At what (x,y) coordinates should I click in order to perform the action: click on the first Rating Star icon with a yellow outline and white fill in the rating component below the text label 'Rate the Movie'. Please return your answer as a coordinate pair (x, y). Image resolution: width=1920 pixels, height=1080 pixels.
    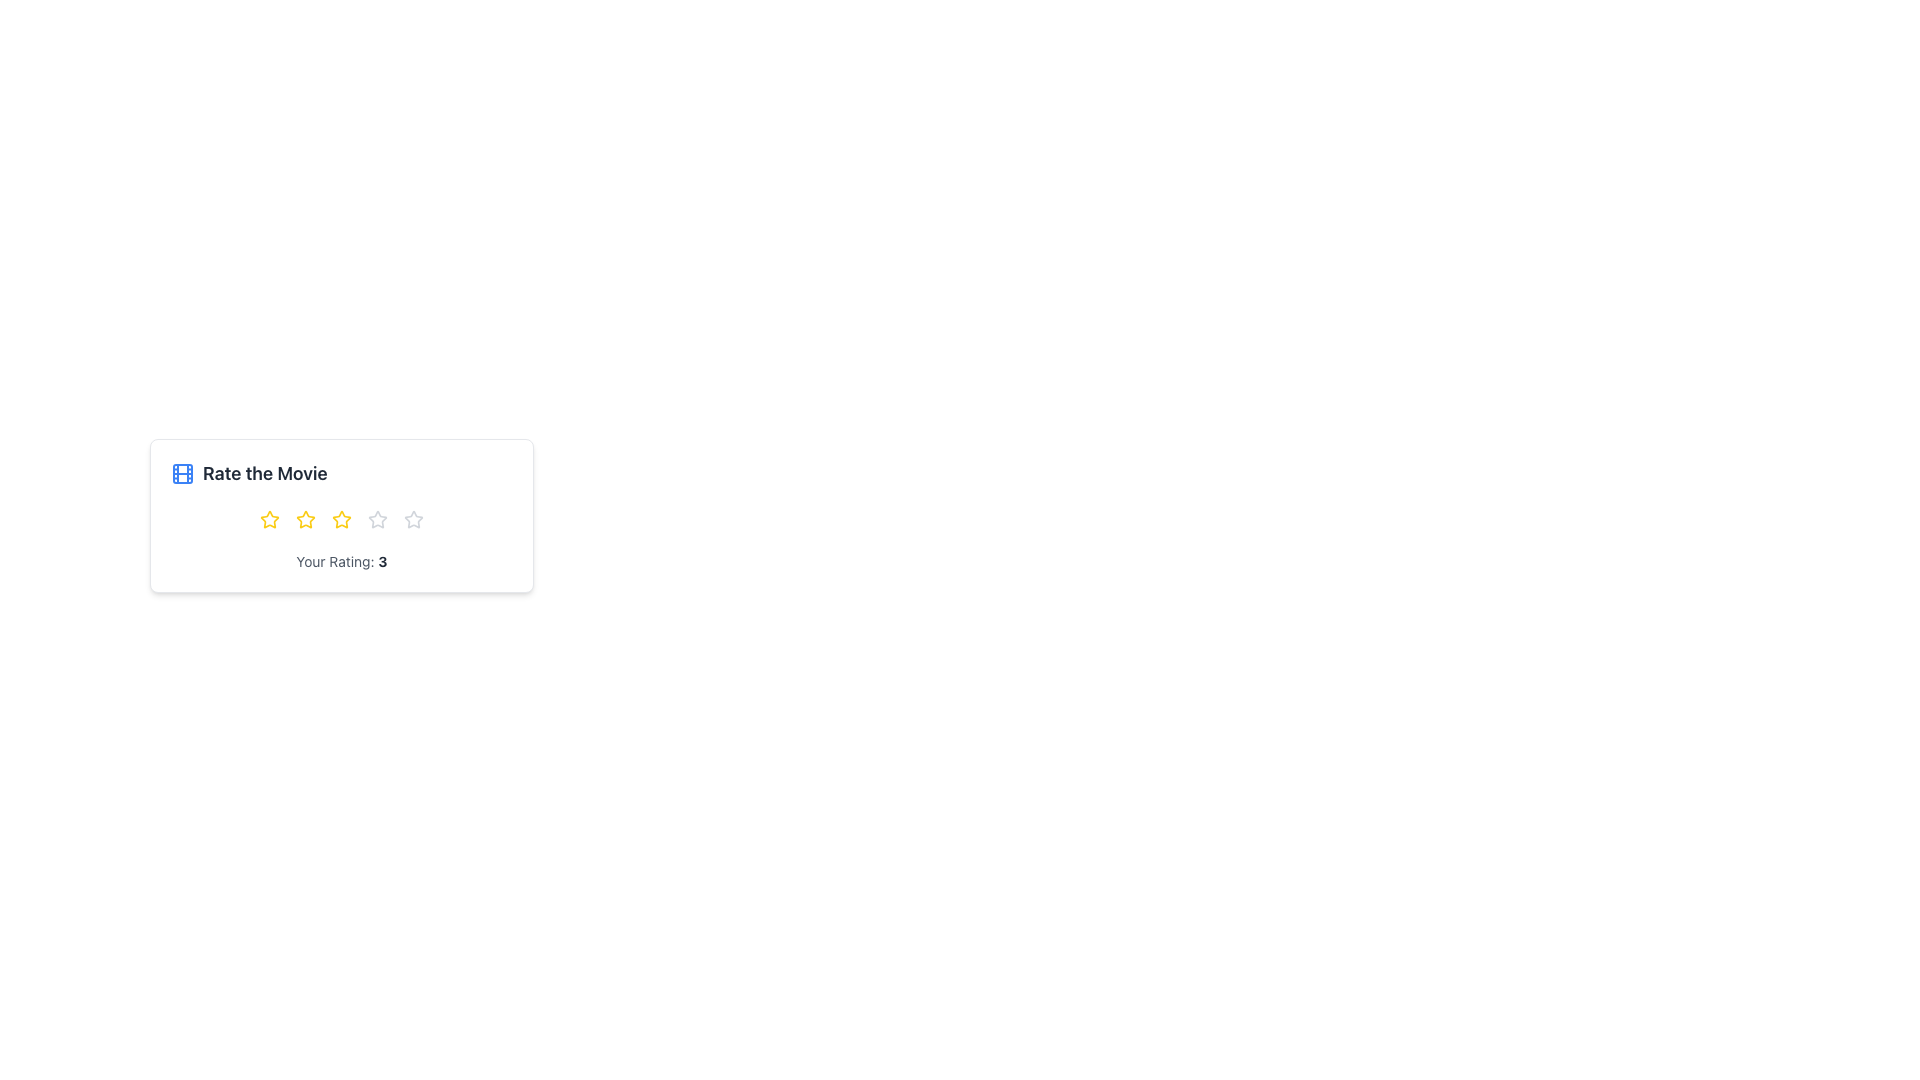
    Looking at the image, I should click on (268, 518).